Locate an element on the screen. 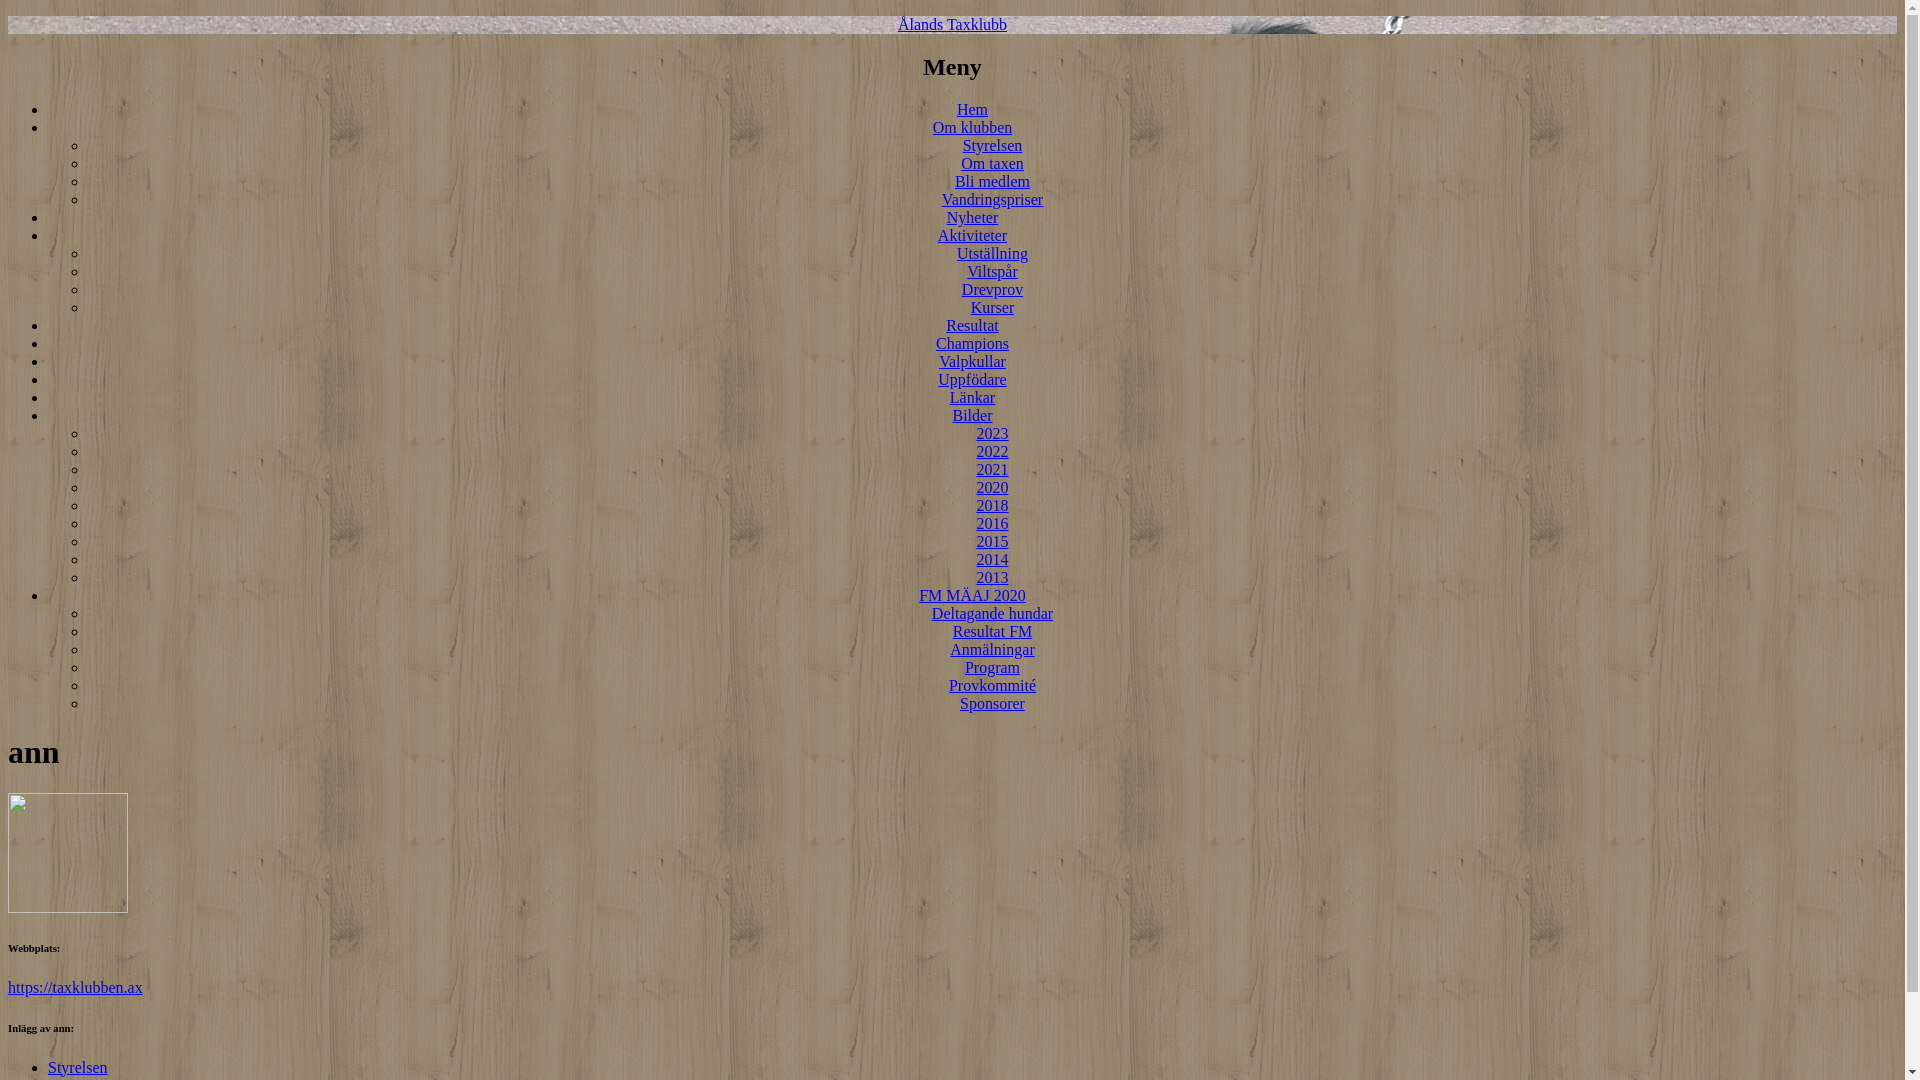  'Styrelsen' is located at coordinates (77, 1066).